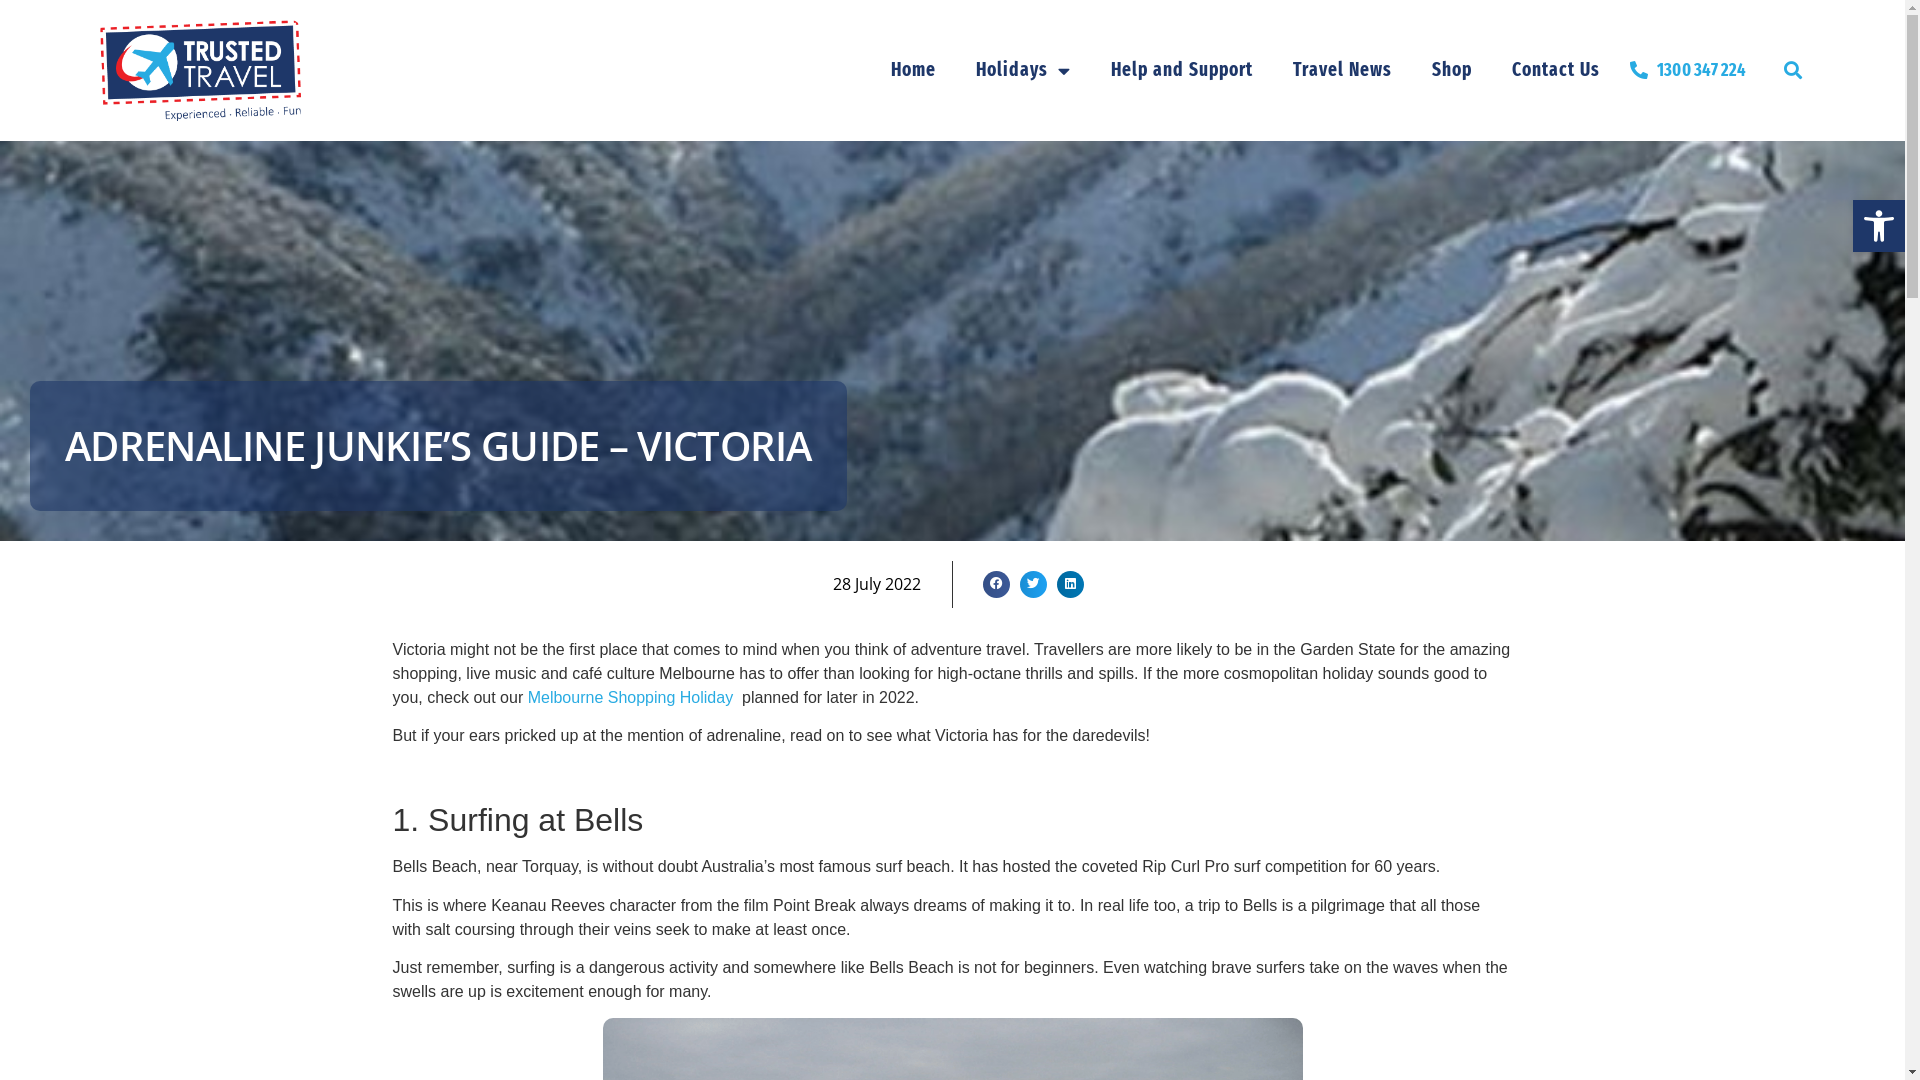 Image resolution: width=1920 pixels, height=1080 pixels. Describe the element at coordinates (528, 696) in the screenshot. I see `'Melbourne Shopping Holiday'` at that location.